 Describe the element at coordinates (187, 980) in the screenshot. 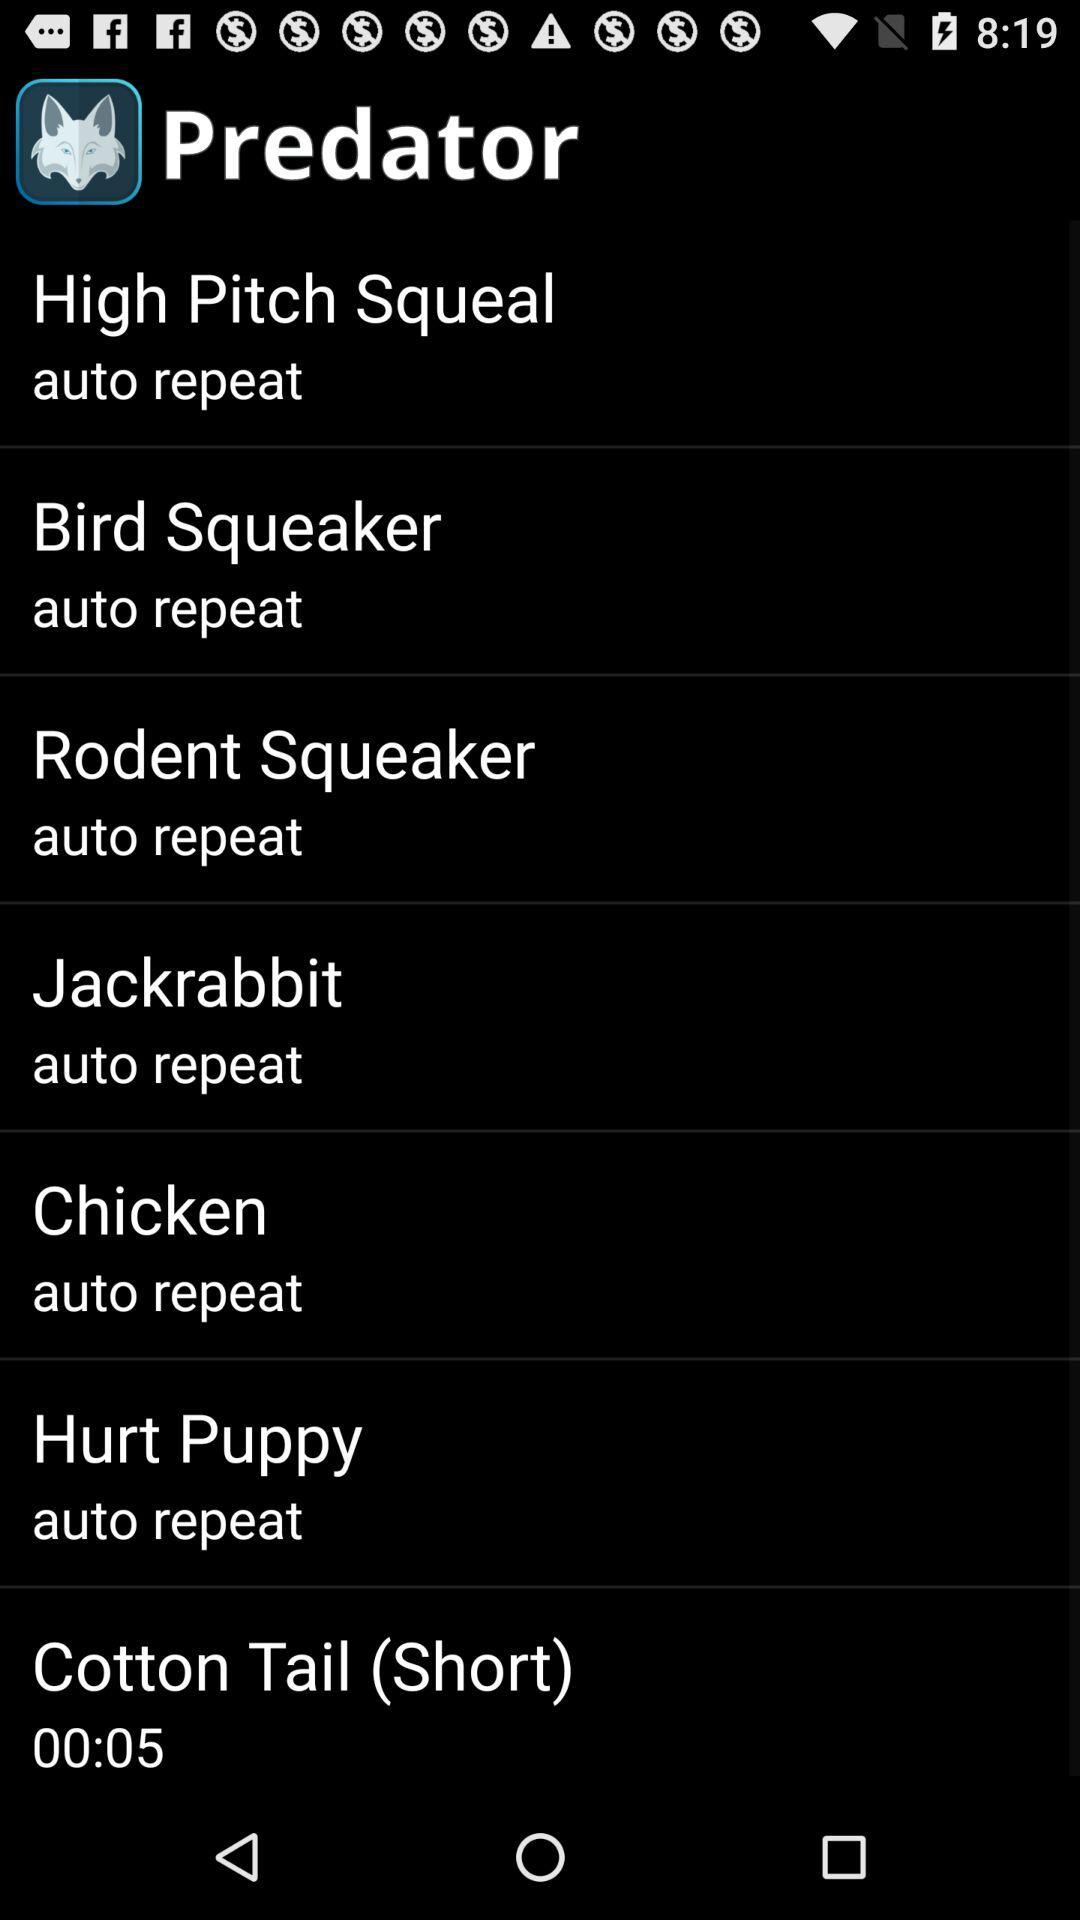

I see `the jackrabbit icon` at that location.